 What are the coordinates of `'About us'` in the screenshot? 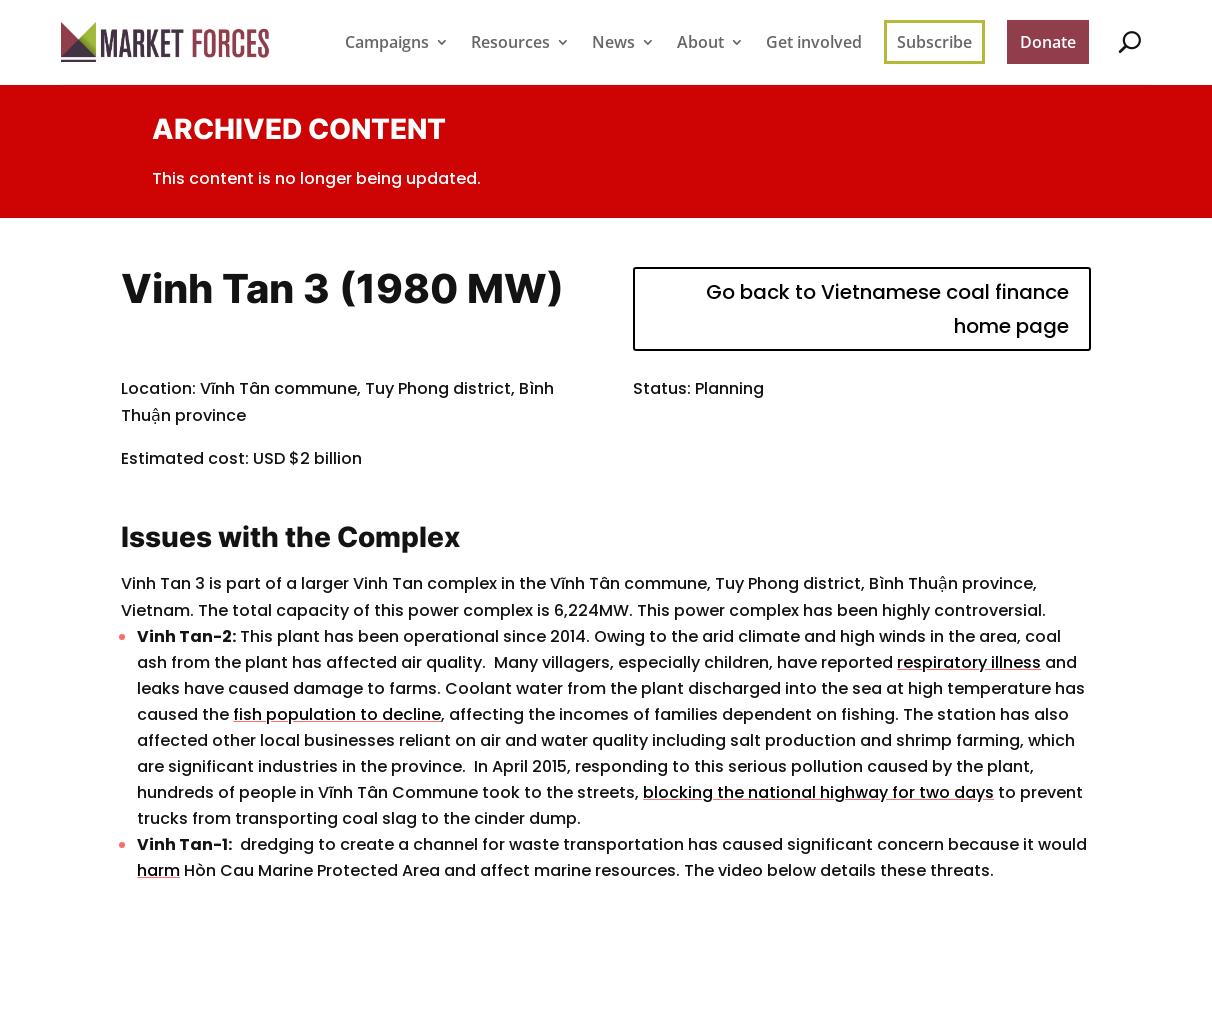 It's located at (740, 114).